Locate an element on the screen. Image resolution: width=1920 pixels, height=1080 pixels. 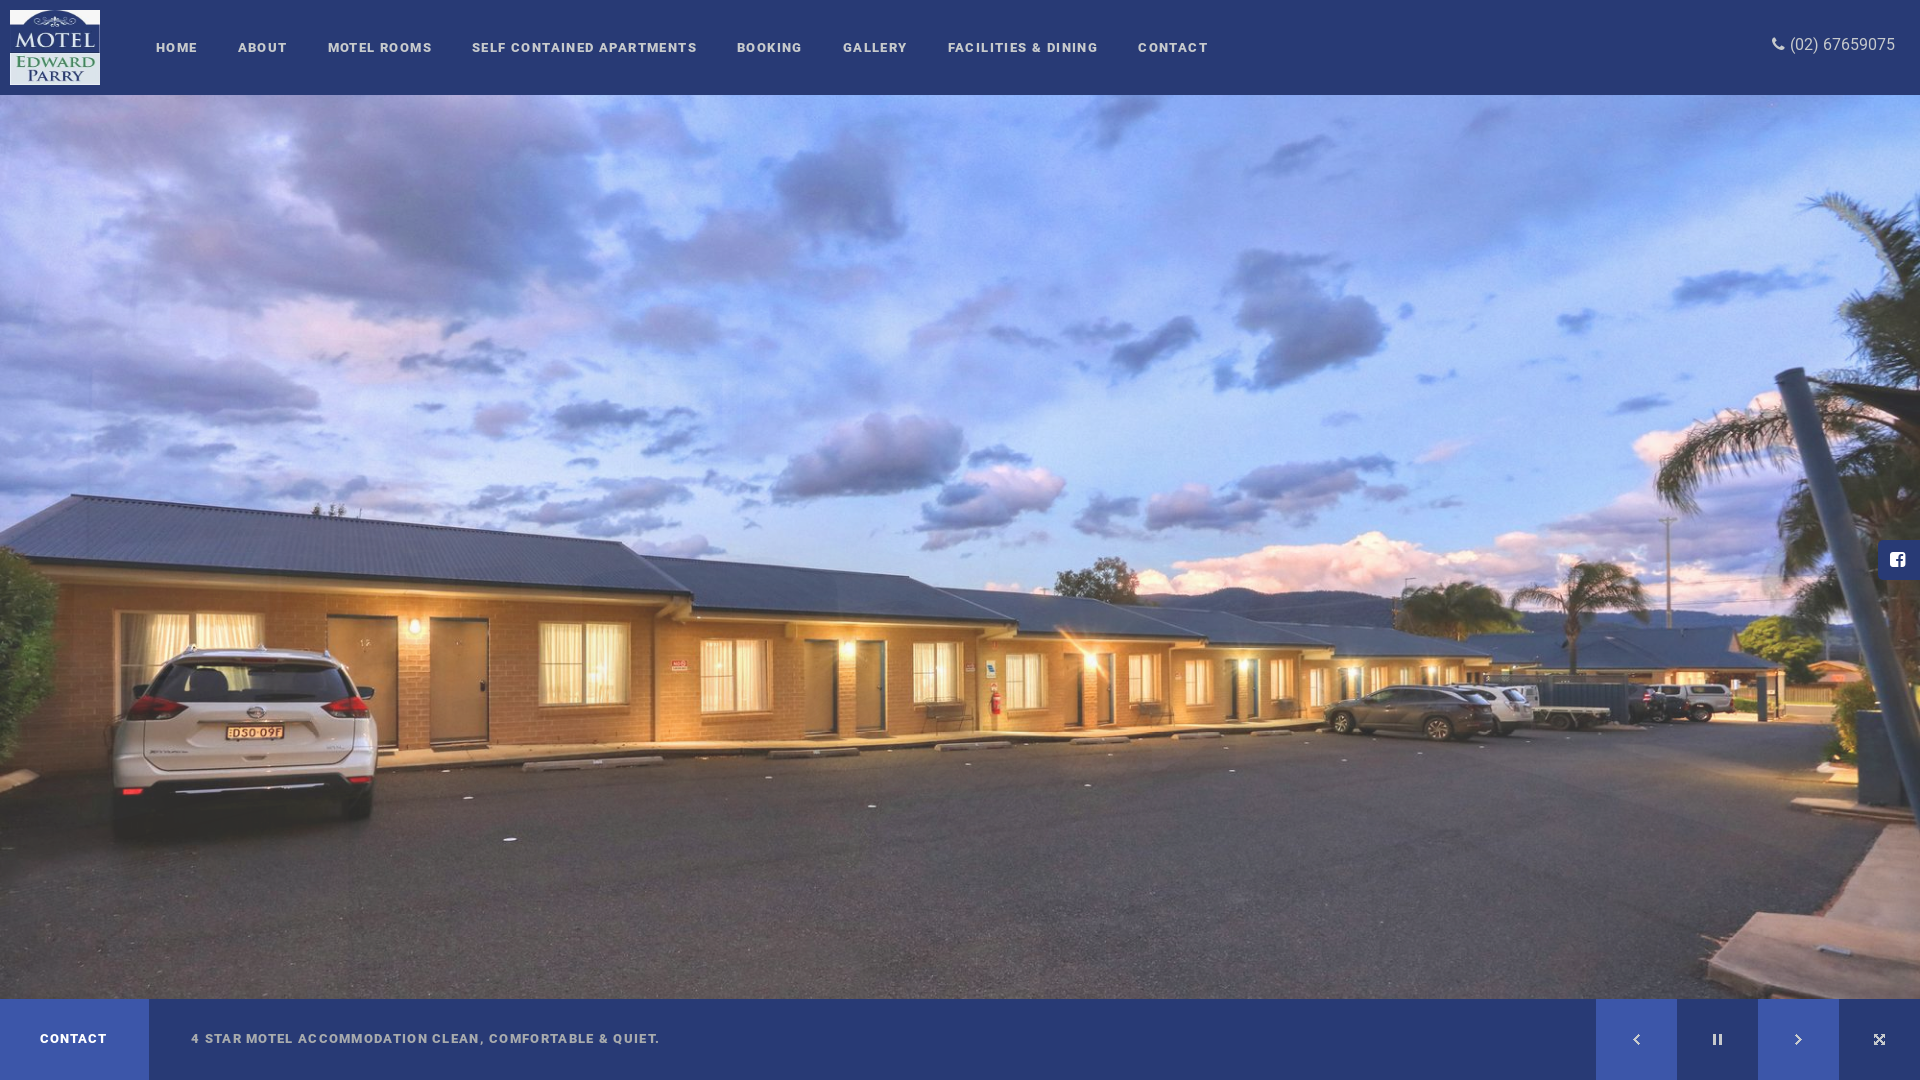
'ABOUT' is located at coordinates (262, 46).